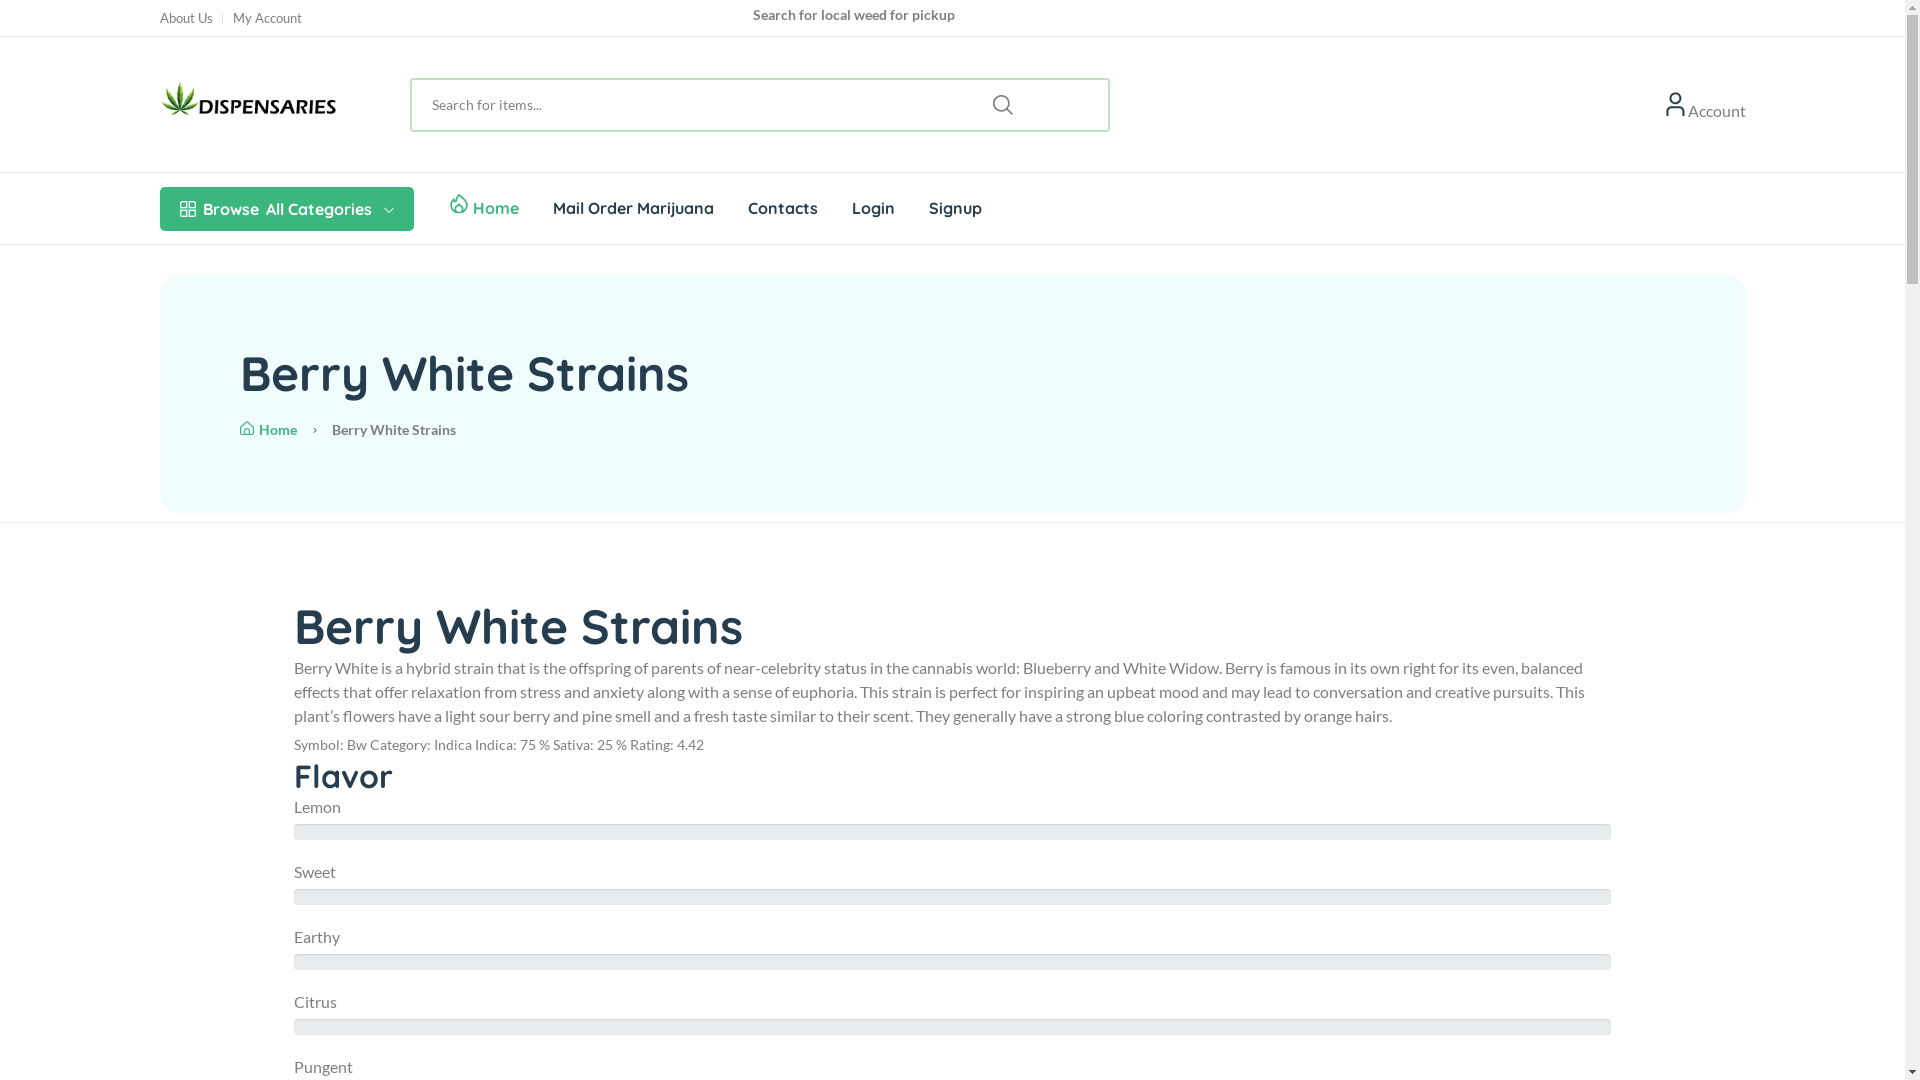  I want to click on 'Mail Order Marijuana', so click(631, 208).